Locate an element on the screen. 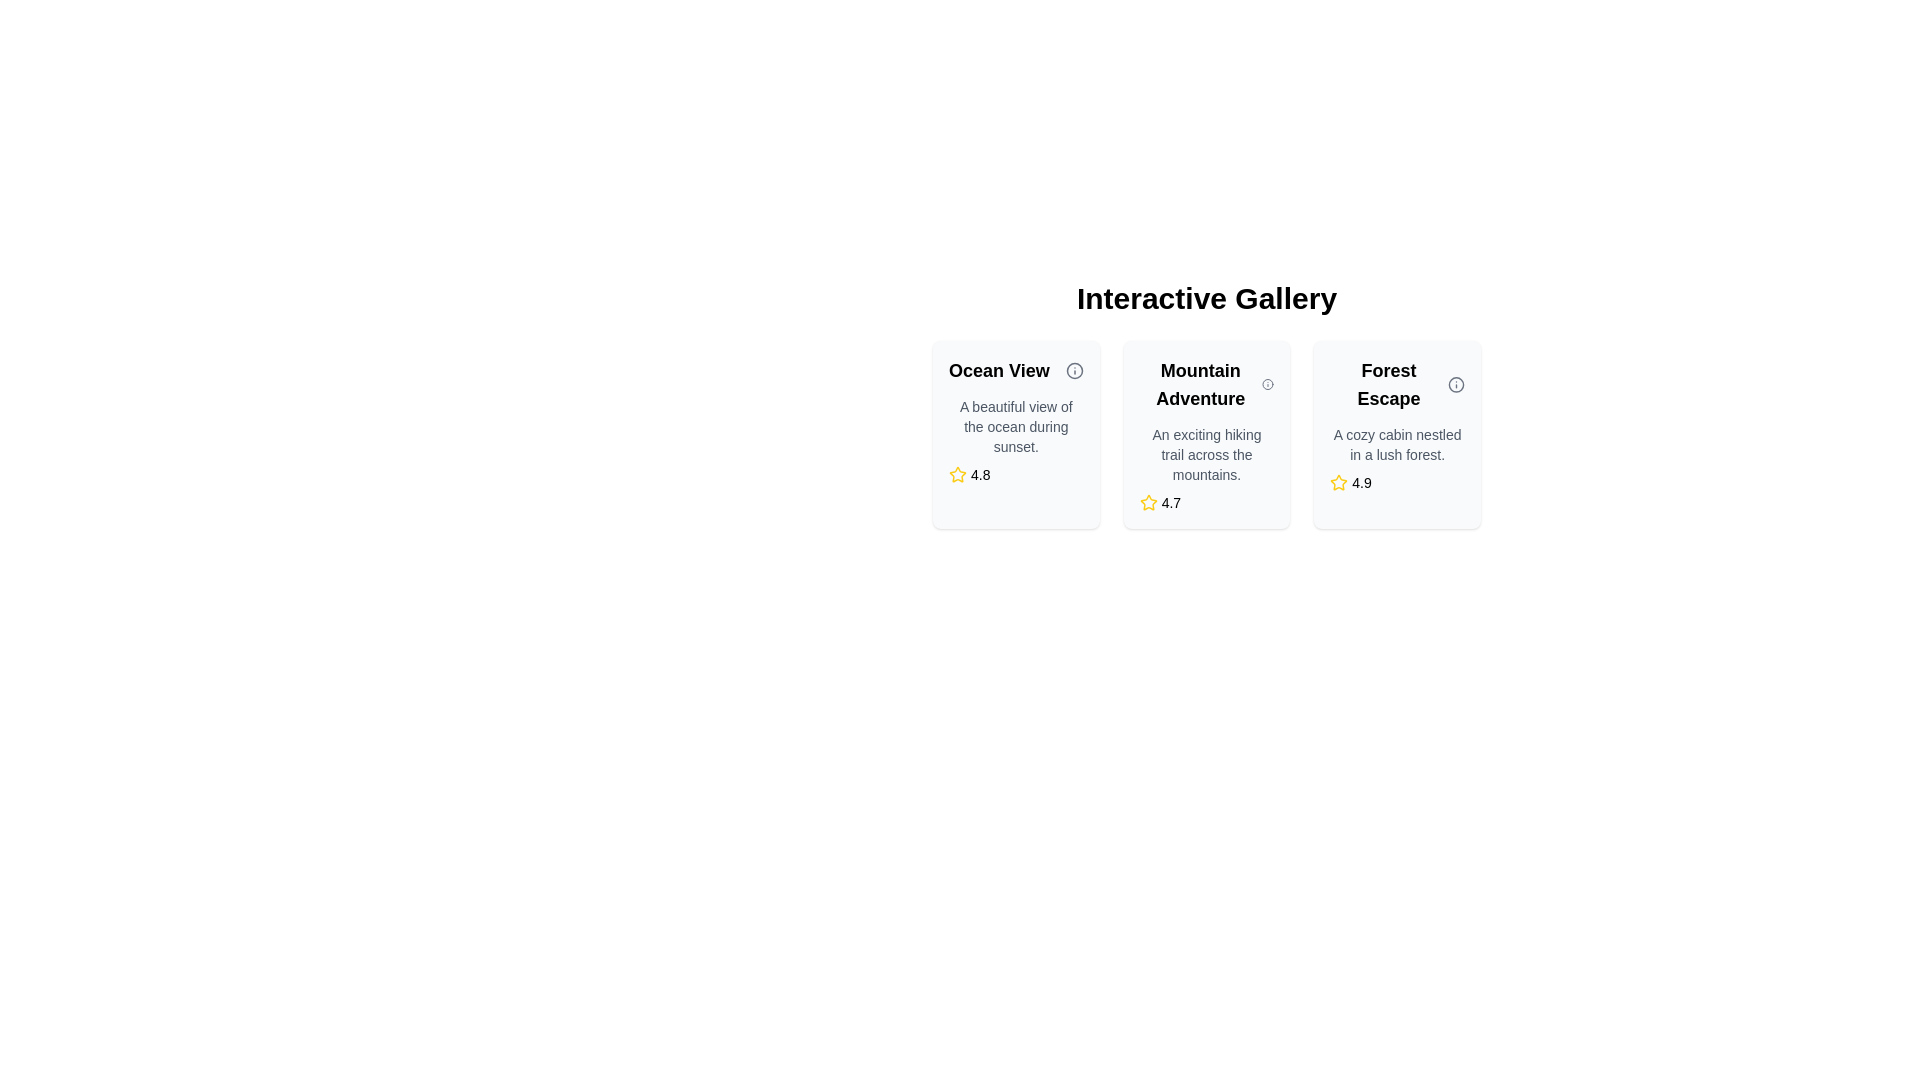  title text label located at the top section of the third card in the horizontally aligned gallery of three cards is located at coordinates (1396, 385).